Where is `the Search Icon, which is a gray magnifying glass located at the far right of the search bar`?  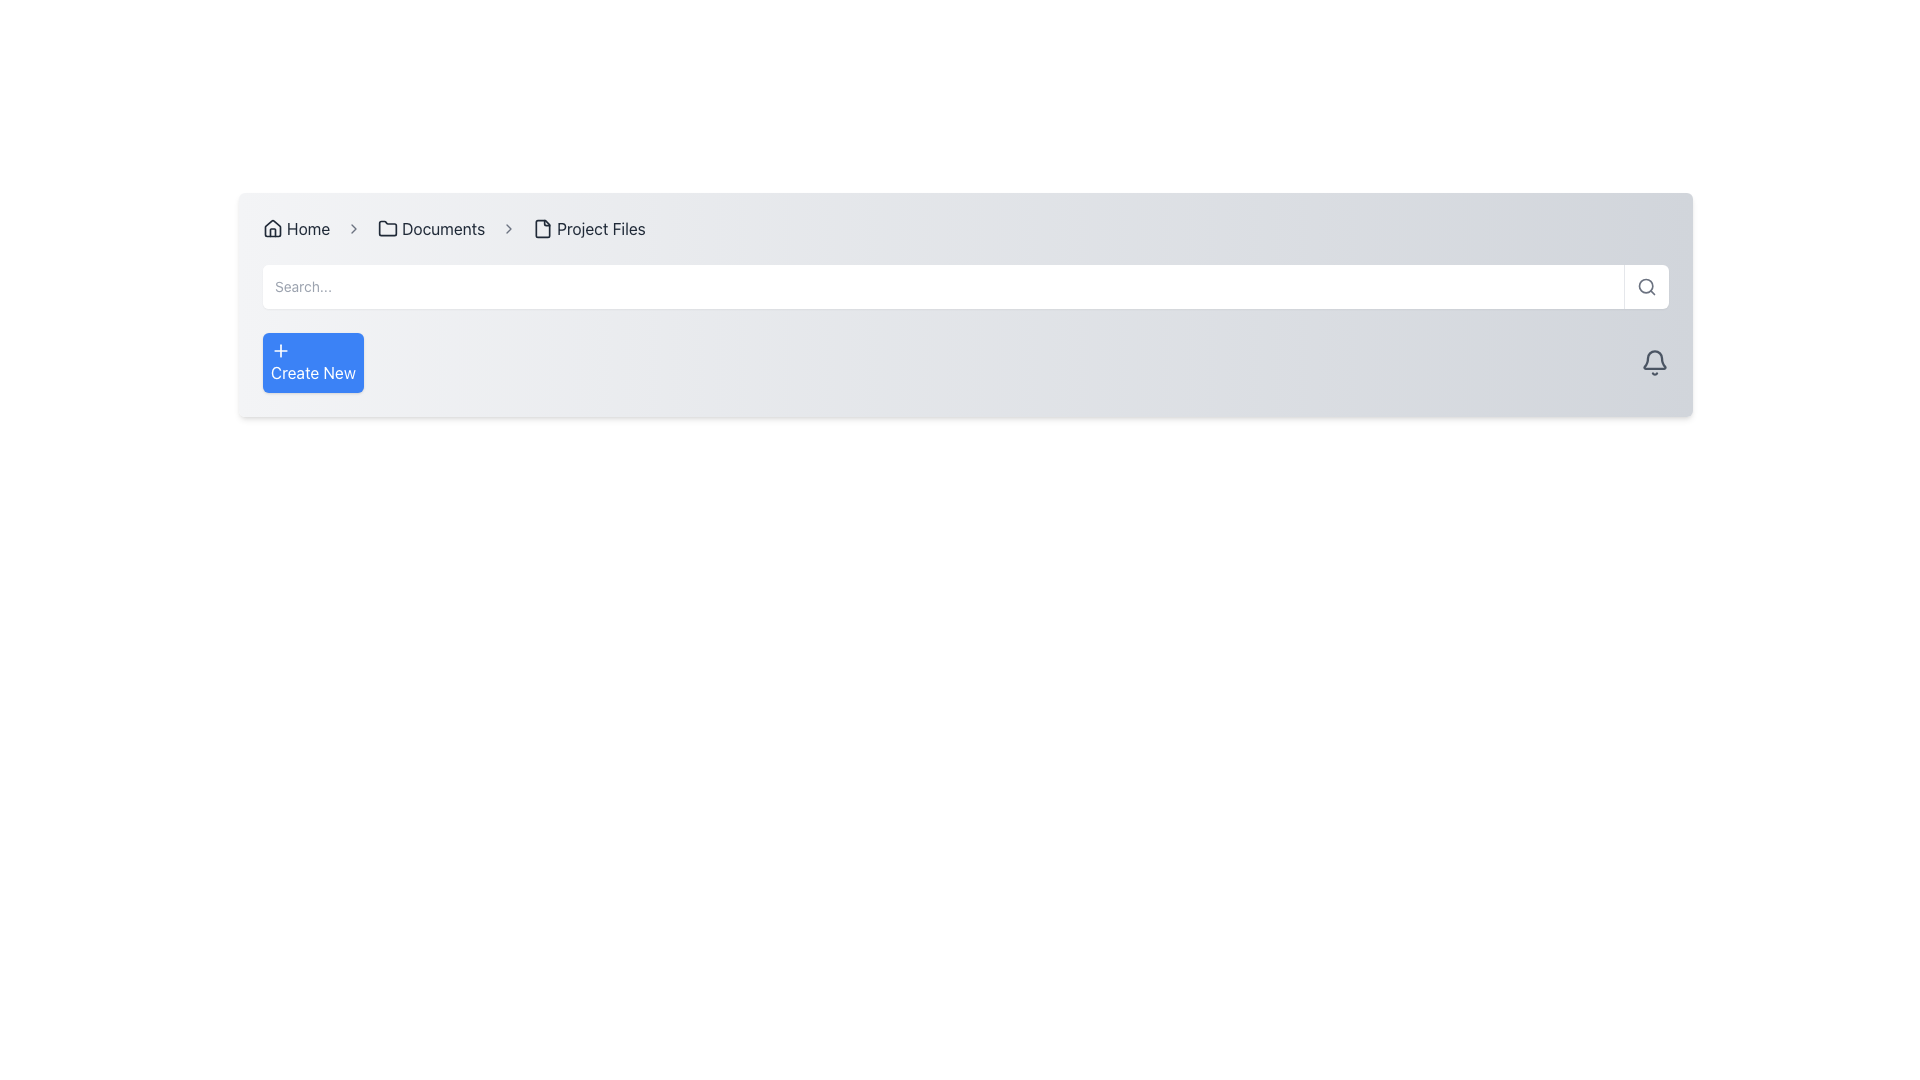
the Search Icon, which is a gray magnifying glass located at the far right of the search bar is located at coordinates (1646, 286).